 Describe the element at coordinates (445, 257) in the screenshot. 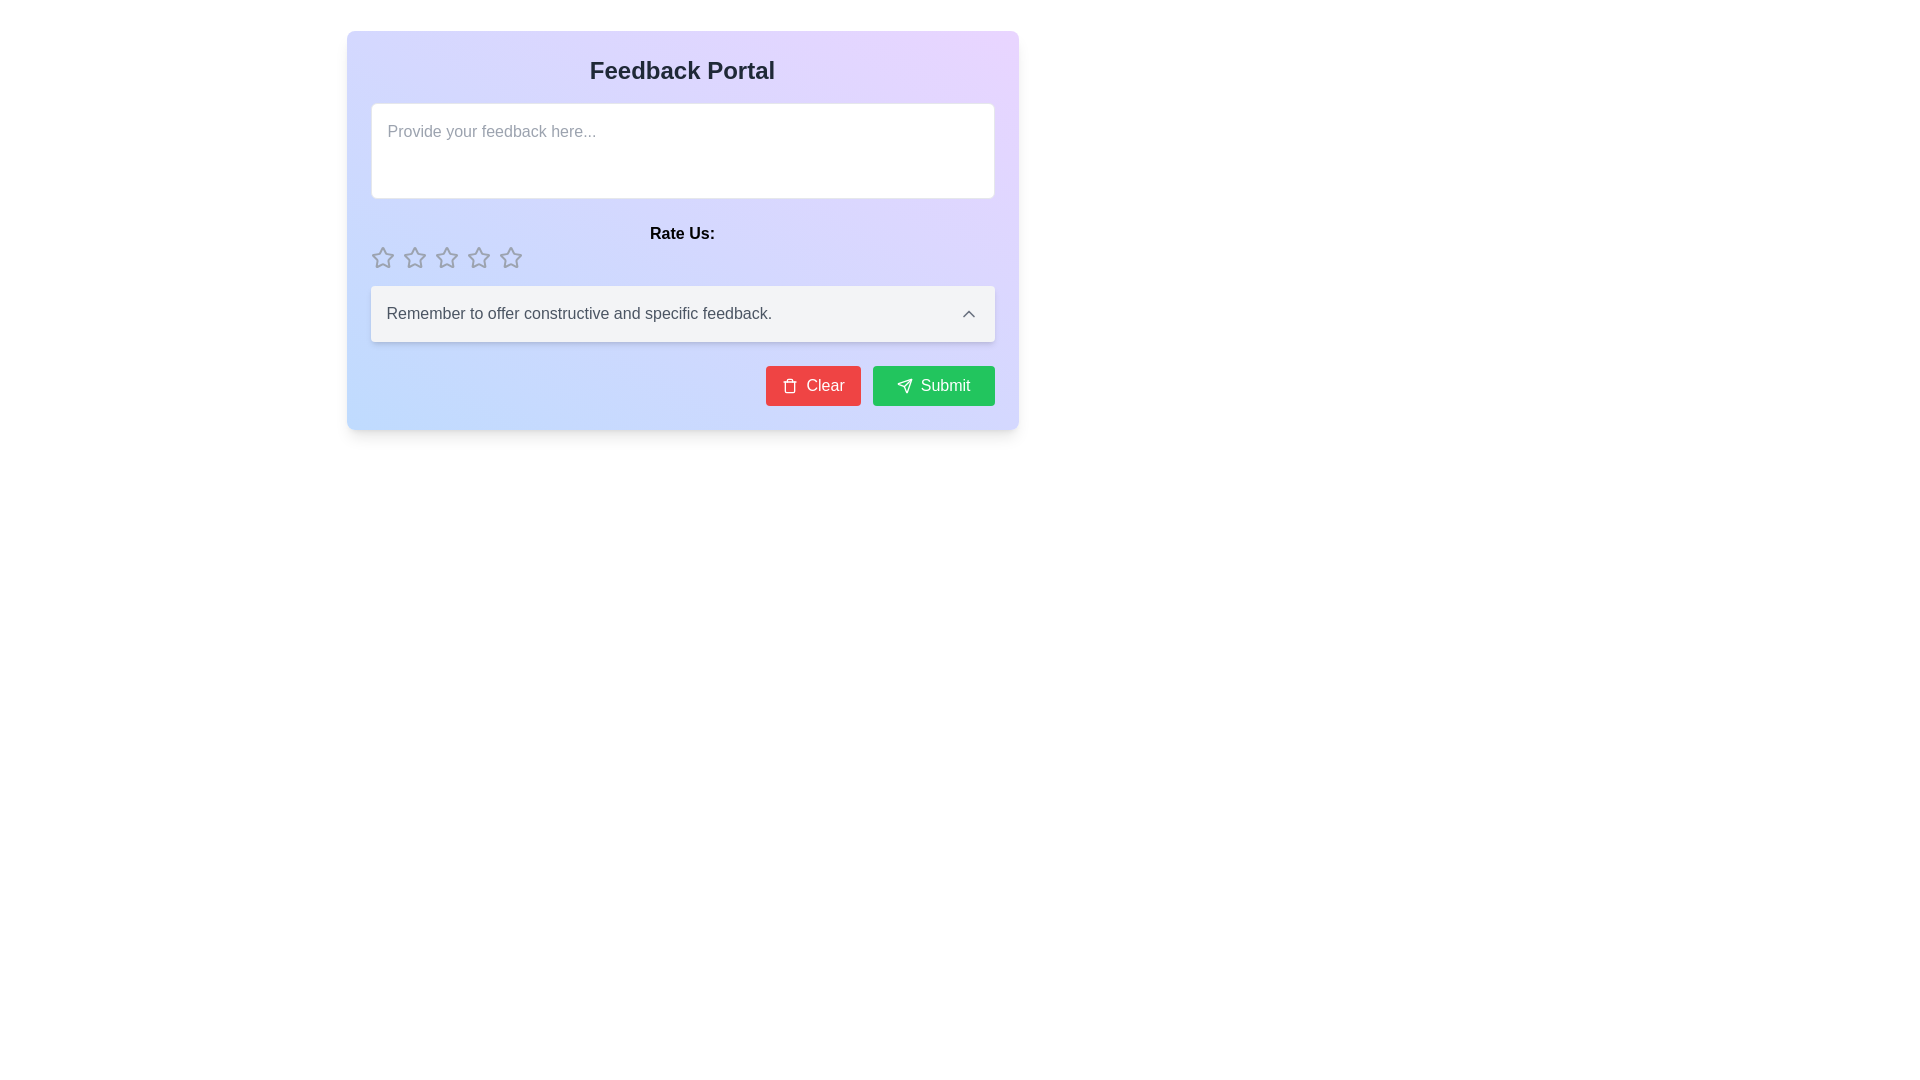

I see `the fourth star icon used for rating` at that location.